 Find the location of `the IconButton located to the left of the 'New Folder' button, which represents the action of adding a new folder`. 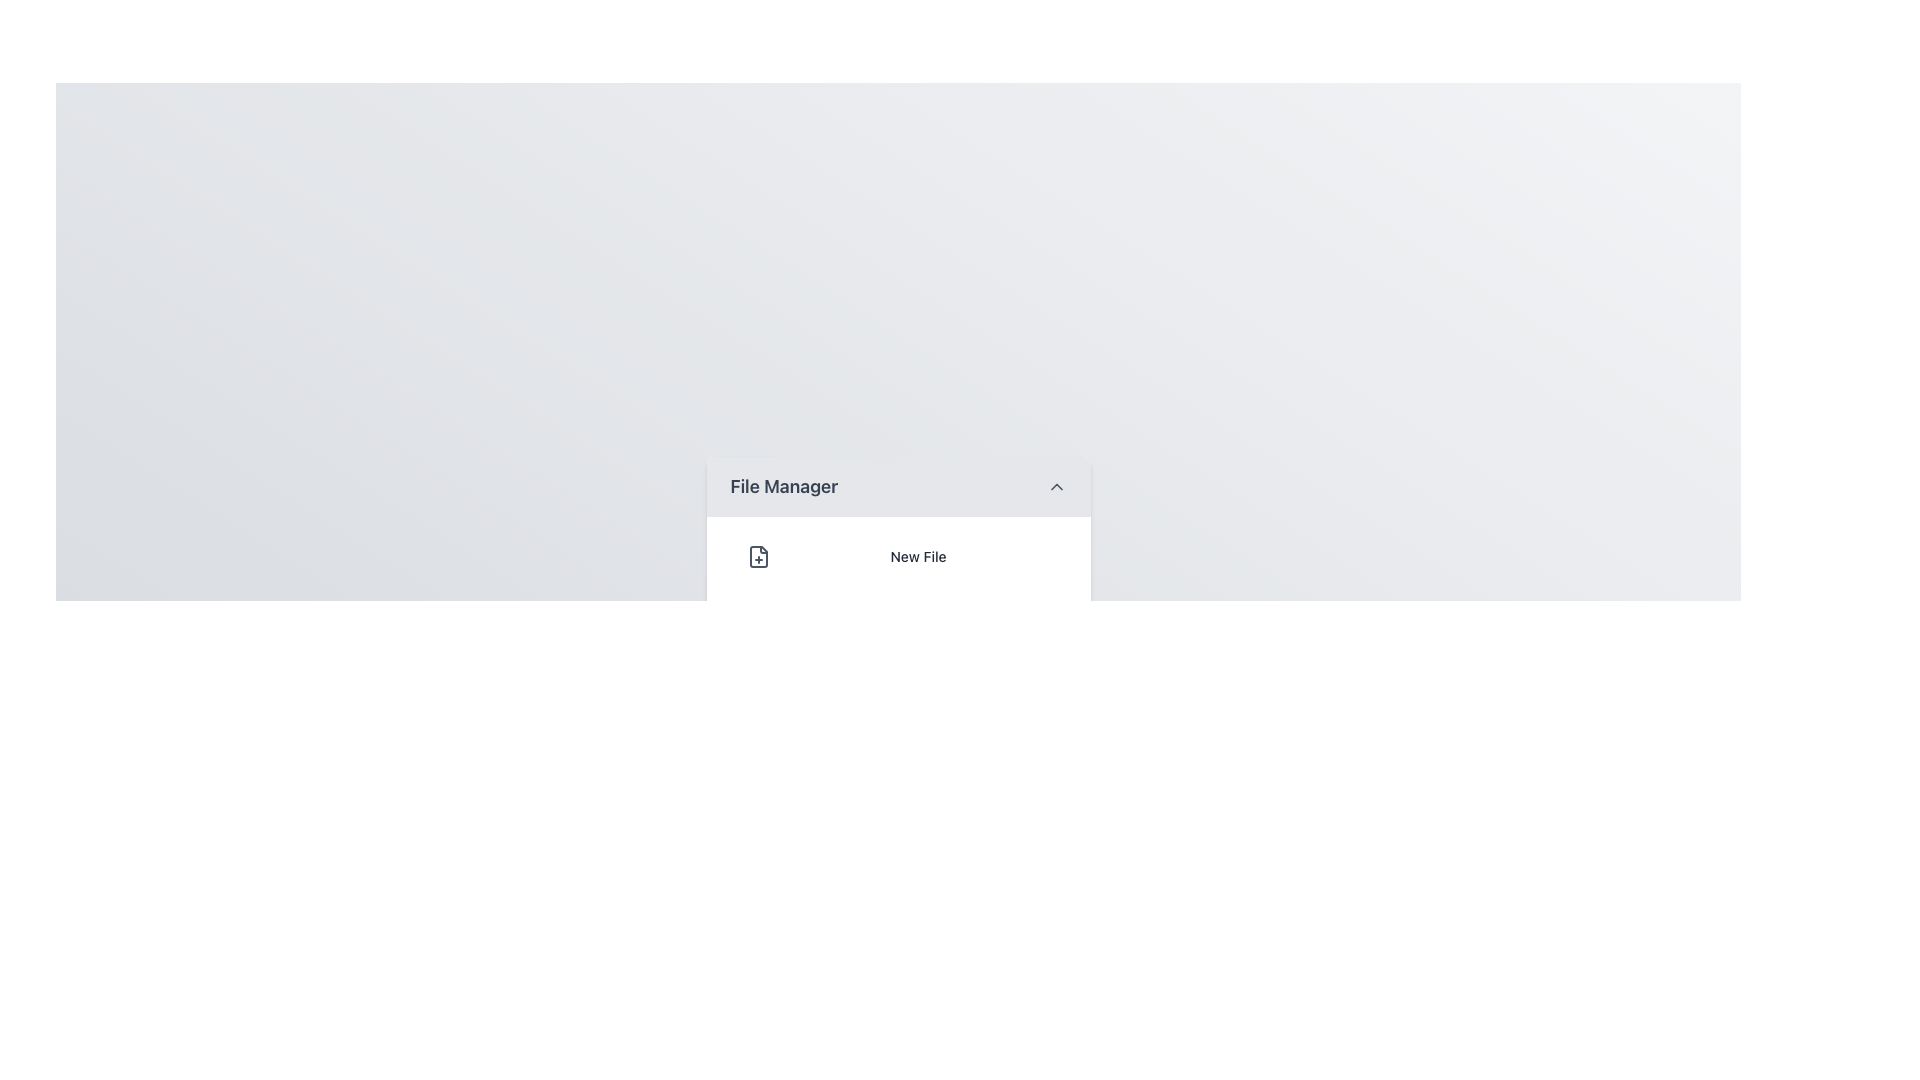

the IconButton located to the left of the 'New Folder' button, which represents the action of adding a new folder is located at coordinates (757, 620).